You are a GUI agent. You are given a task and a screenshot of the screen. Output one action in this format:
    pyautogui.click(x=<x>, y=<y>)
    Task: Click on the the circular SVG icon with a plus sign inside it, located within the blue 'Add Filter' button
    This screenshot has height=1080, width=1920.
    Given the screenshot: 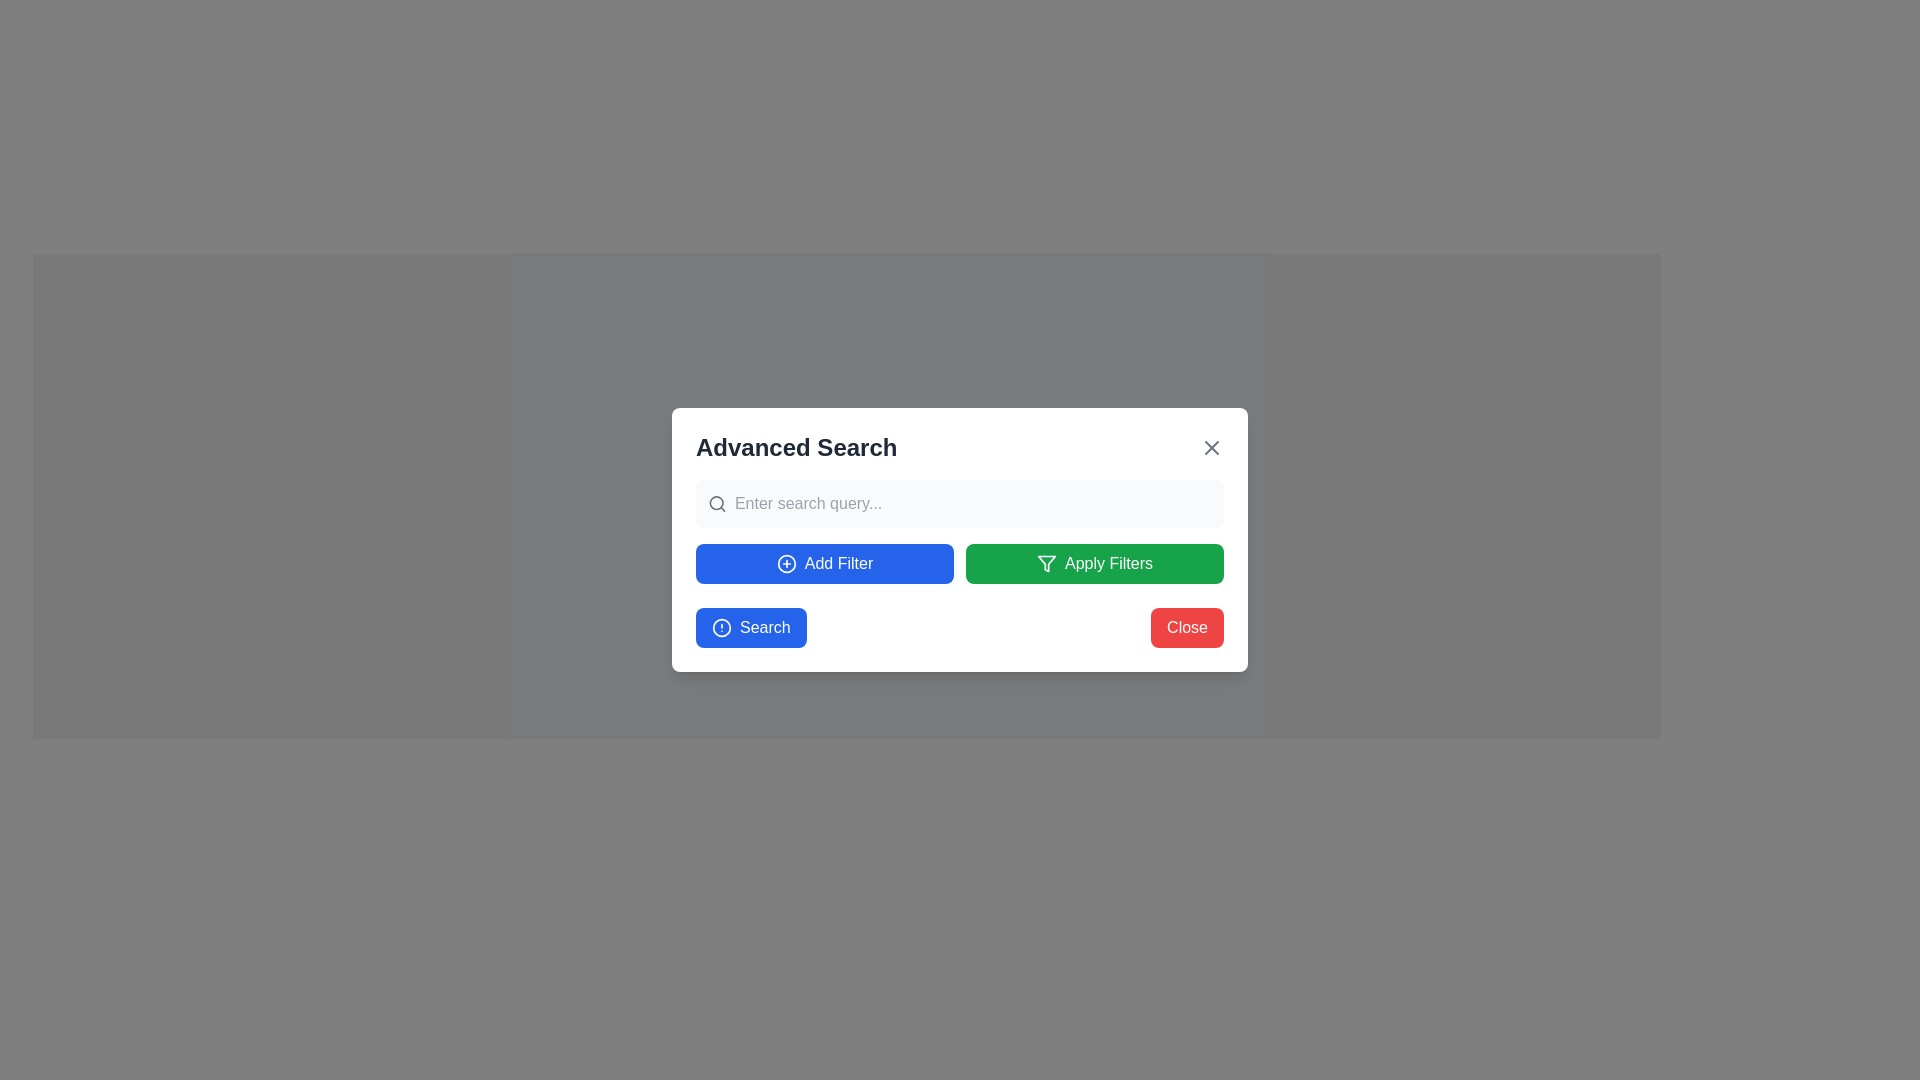 What is the action you would take?
    pyautogui.click(x=785, y=563)
    